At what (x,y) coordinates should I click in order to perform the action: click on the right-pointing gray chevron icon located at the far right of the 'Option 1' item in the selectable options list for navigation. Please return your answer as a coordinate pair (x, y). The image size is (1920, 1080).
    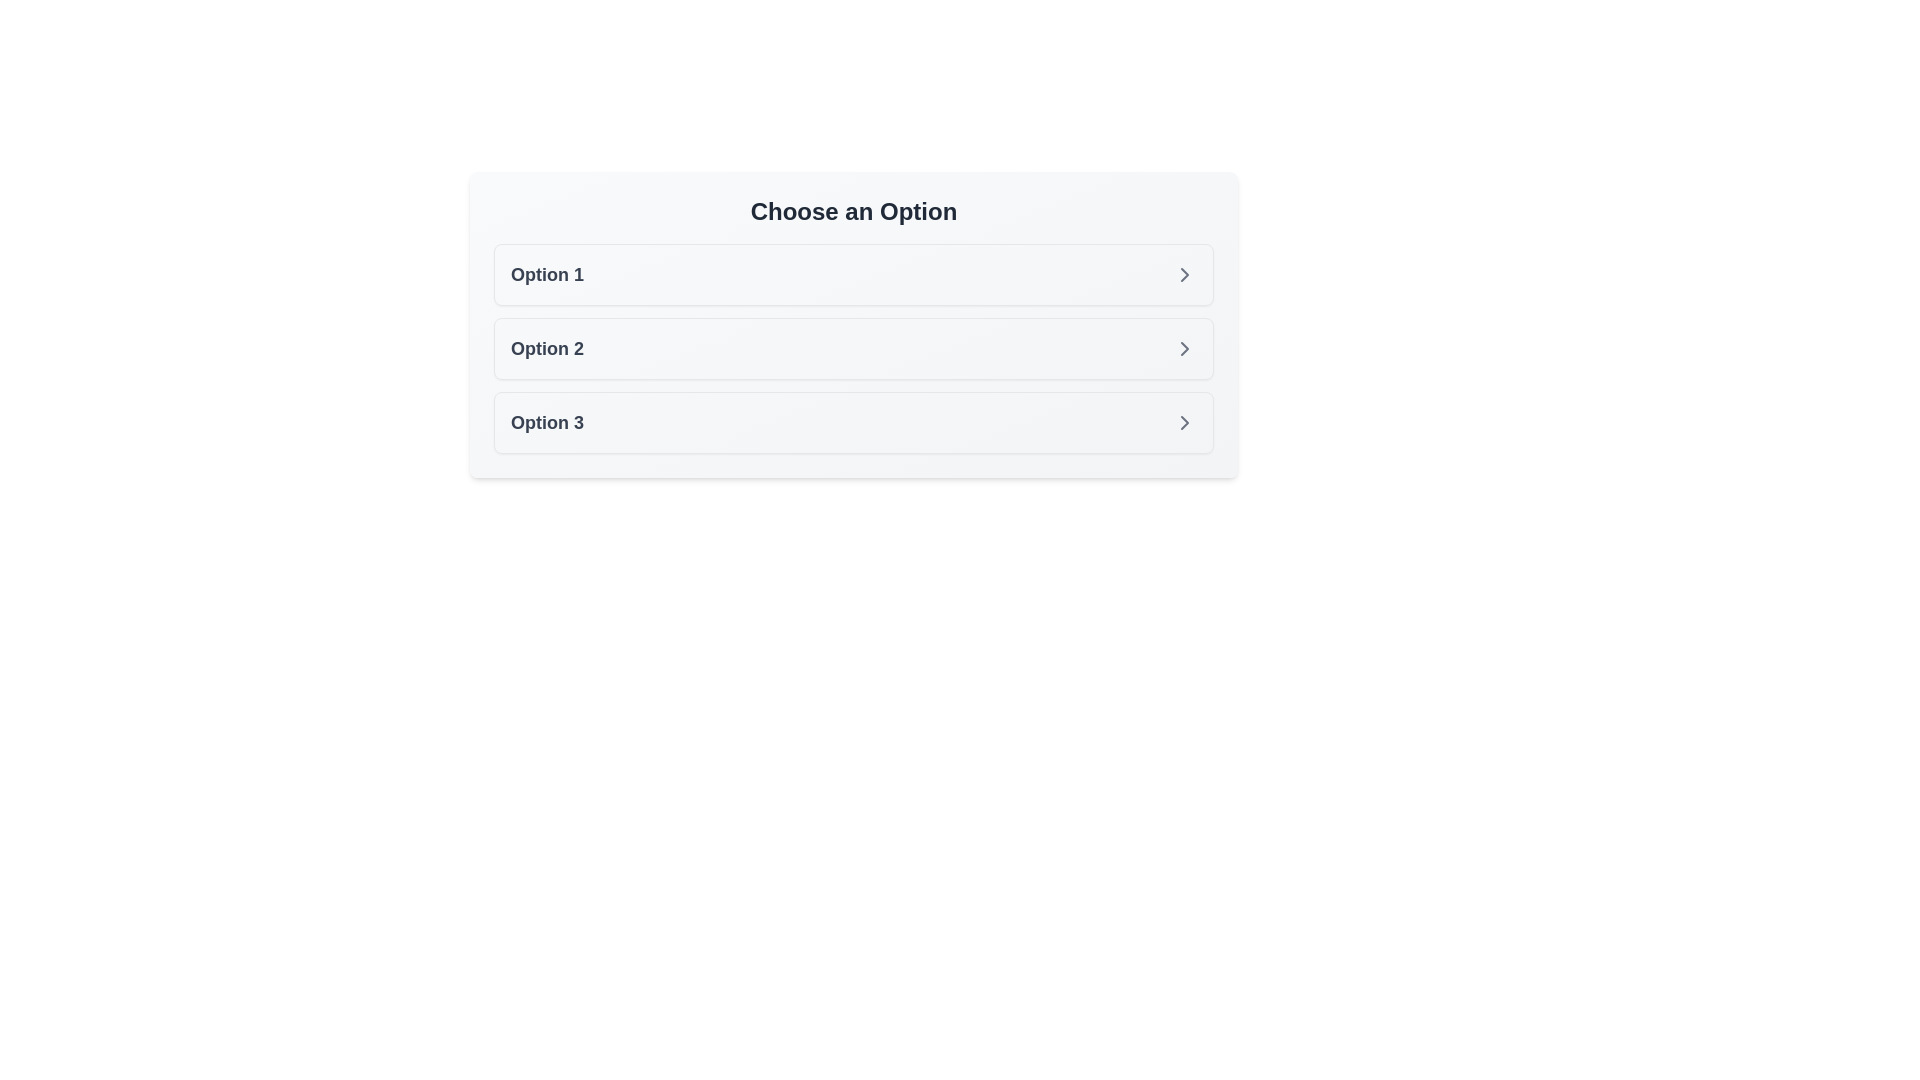
    Looking at the image, I should click on (1185, 274).